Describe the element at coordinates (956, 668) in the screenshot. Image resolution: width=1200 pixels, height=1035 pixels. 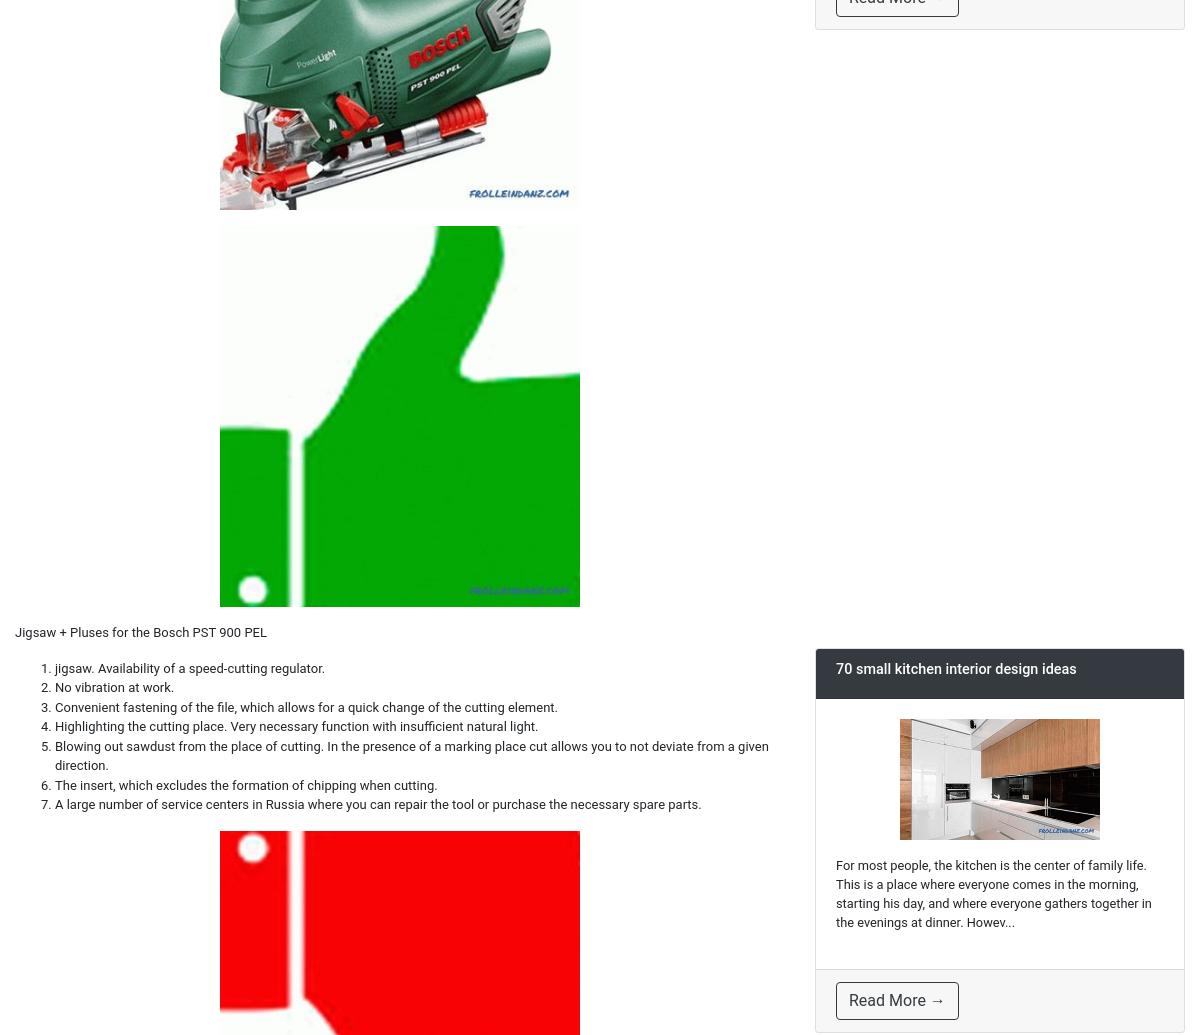
I see `'70 small kitchen interior design ideas'` at that location.